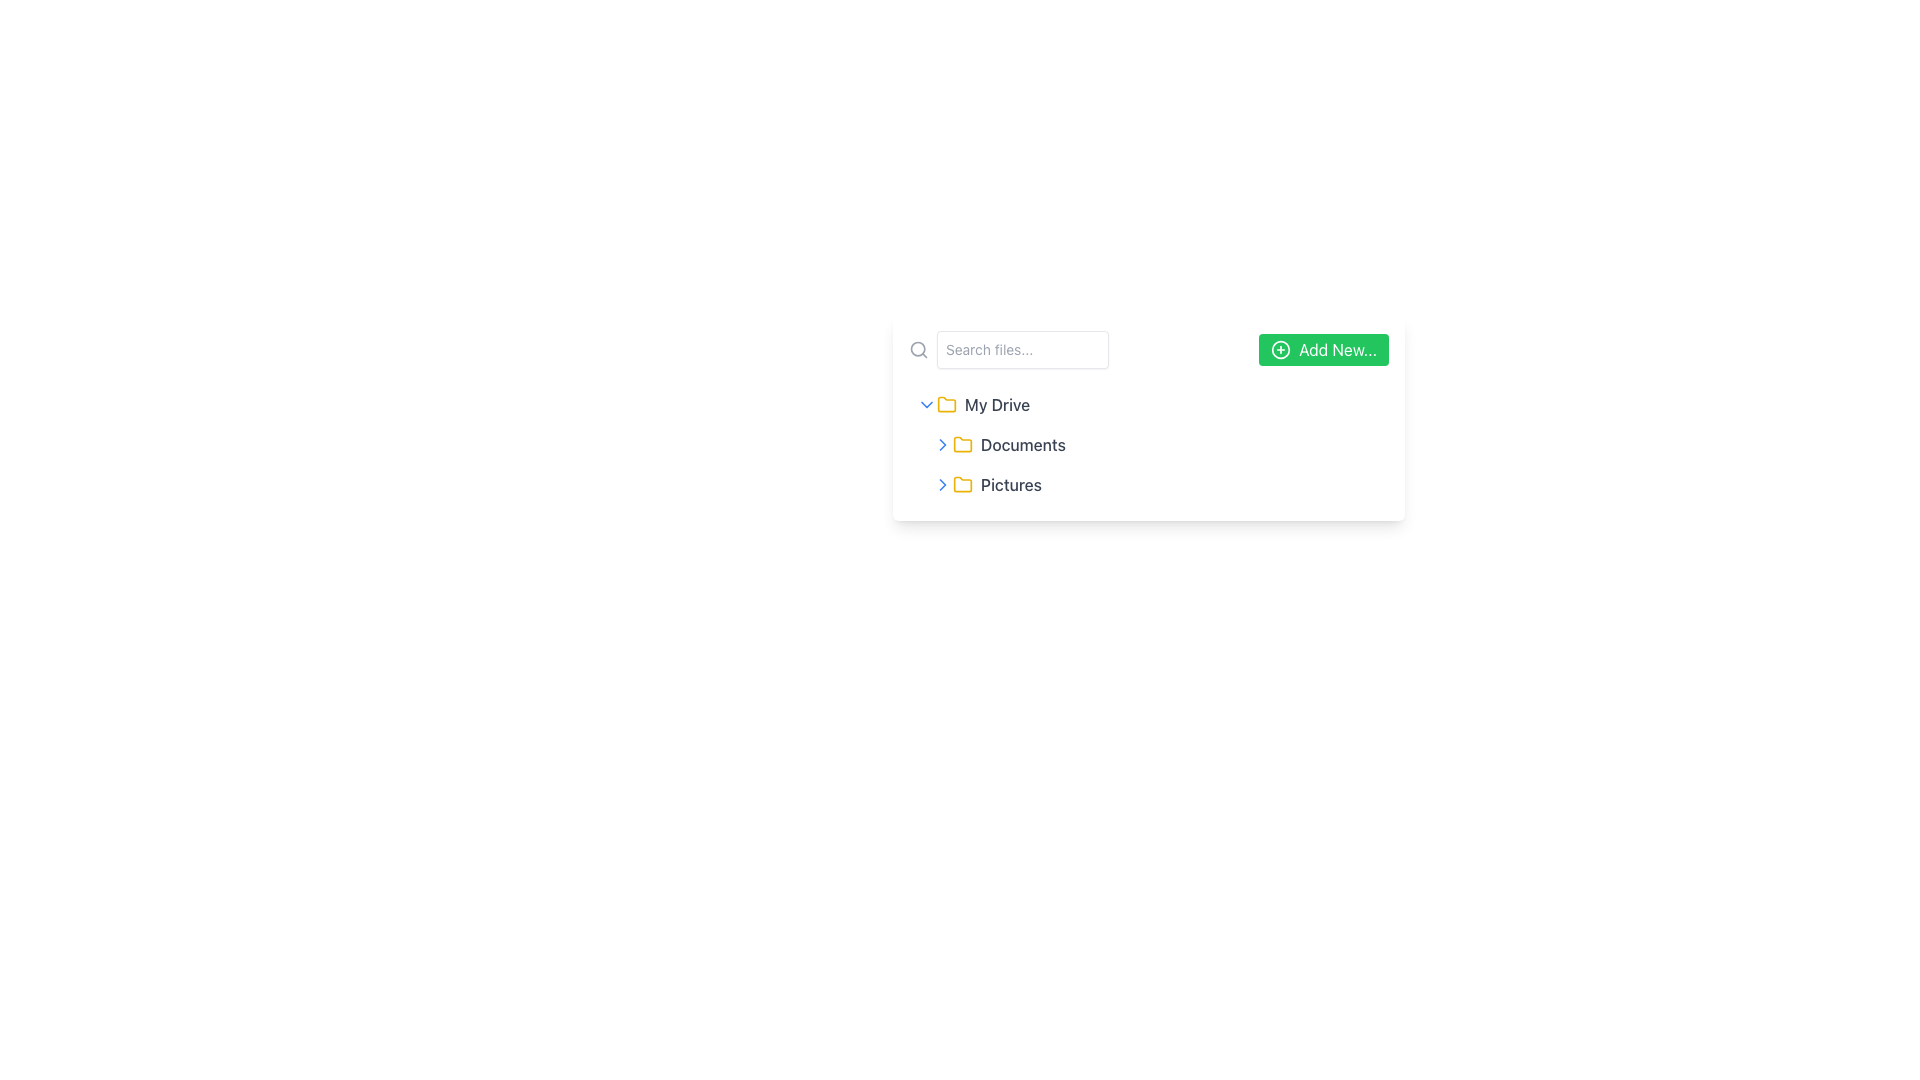 This screenshot has height=1080, width=1920. What do you see at coordinates (1023, 443) in the screenshot?
I see `the text label representing the folder name, which is part of a dropdown or file tree structure` at bounding box center [1023, 443].